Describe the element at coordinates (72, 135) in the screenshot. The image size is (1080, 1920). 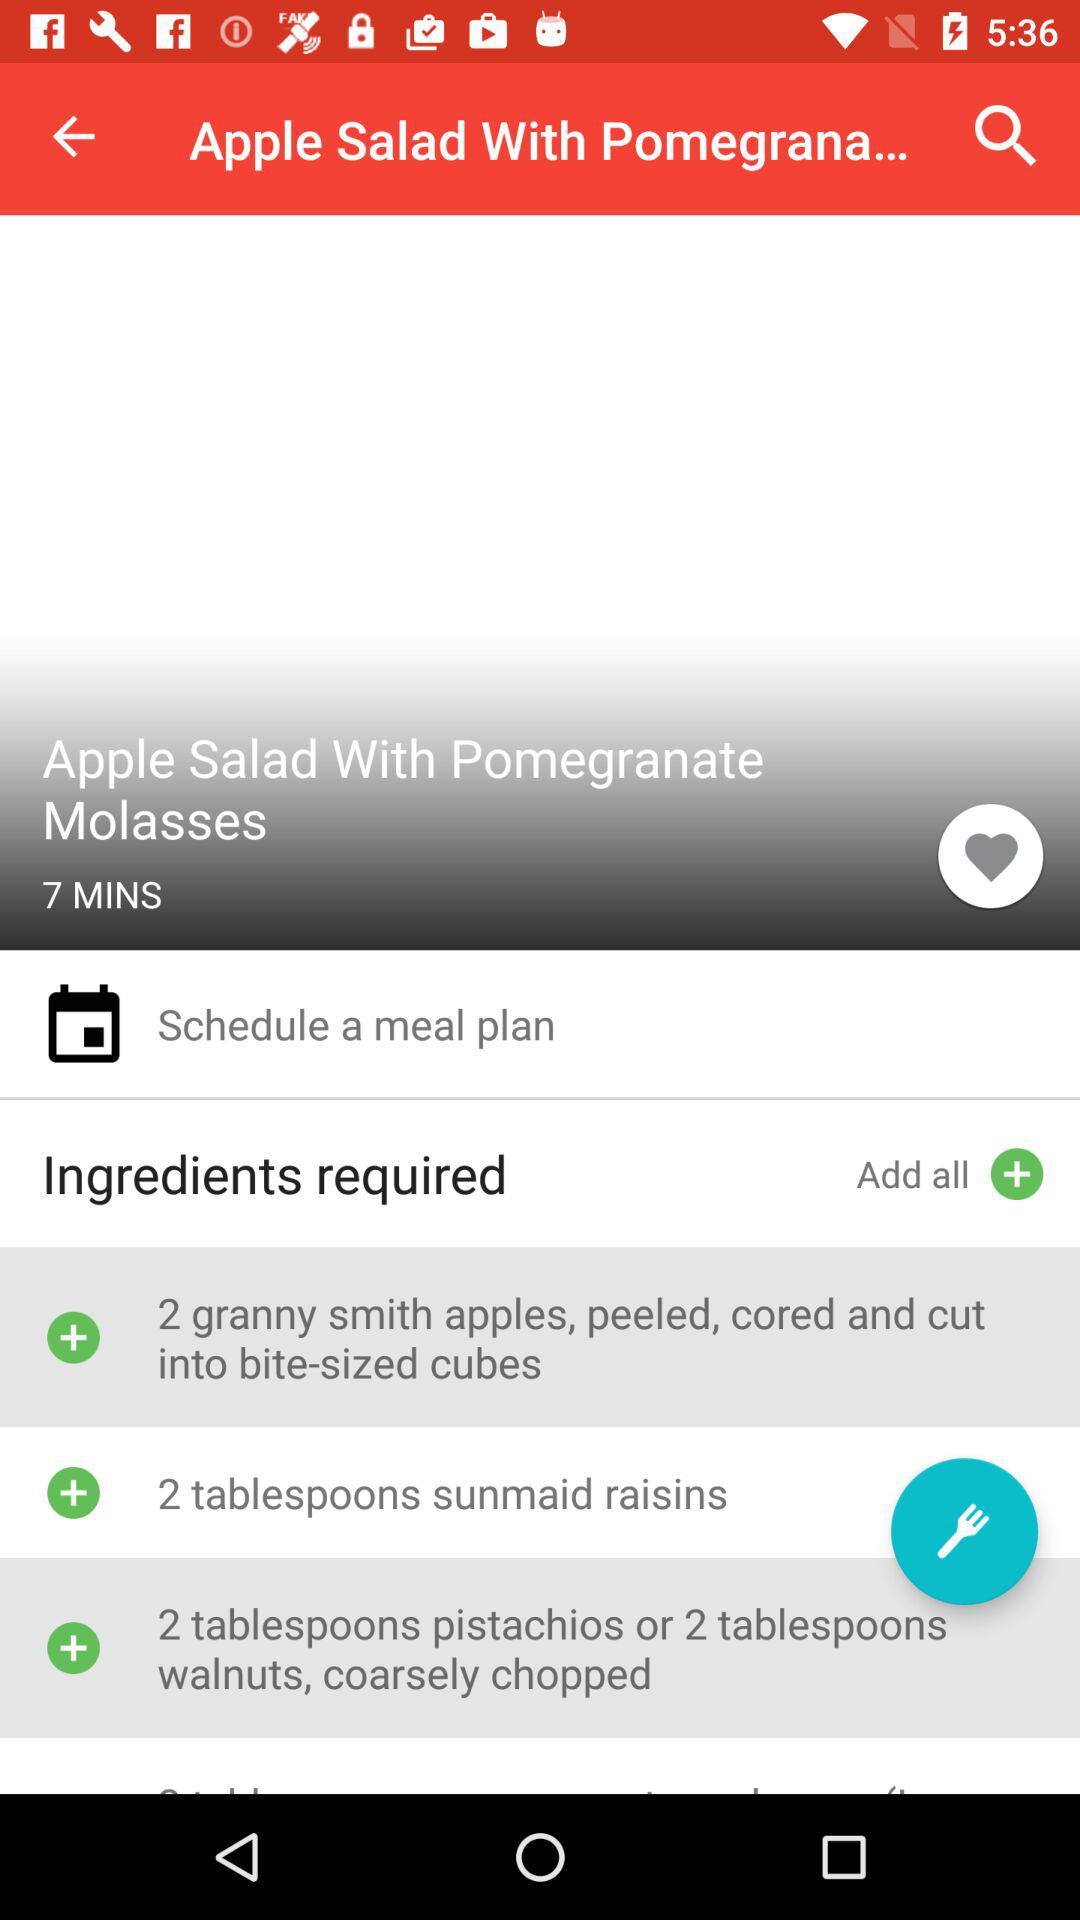
I see `item at the top left corner` at that location.